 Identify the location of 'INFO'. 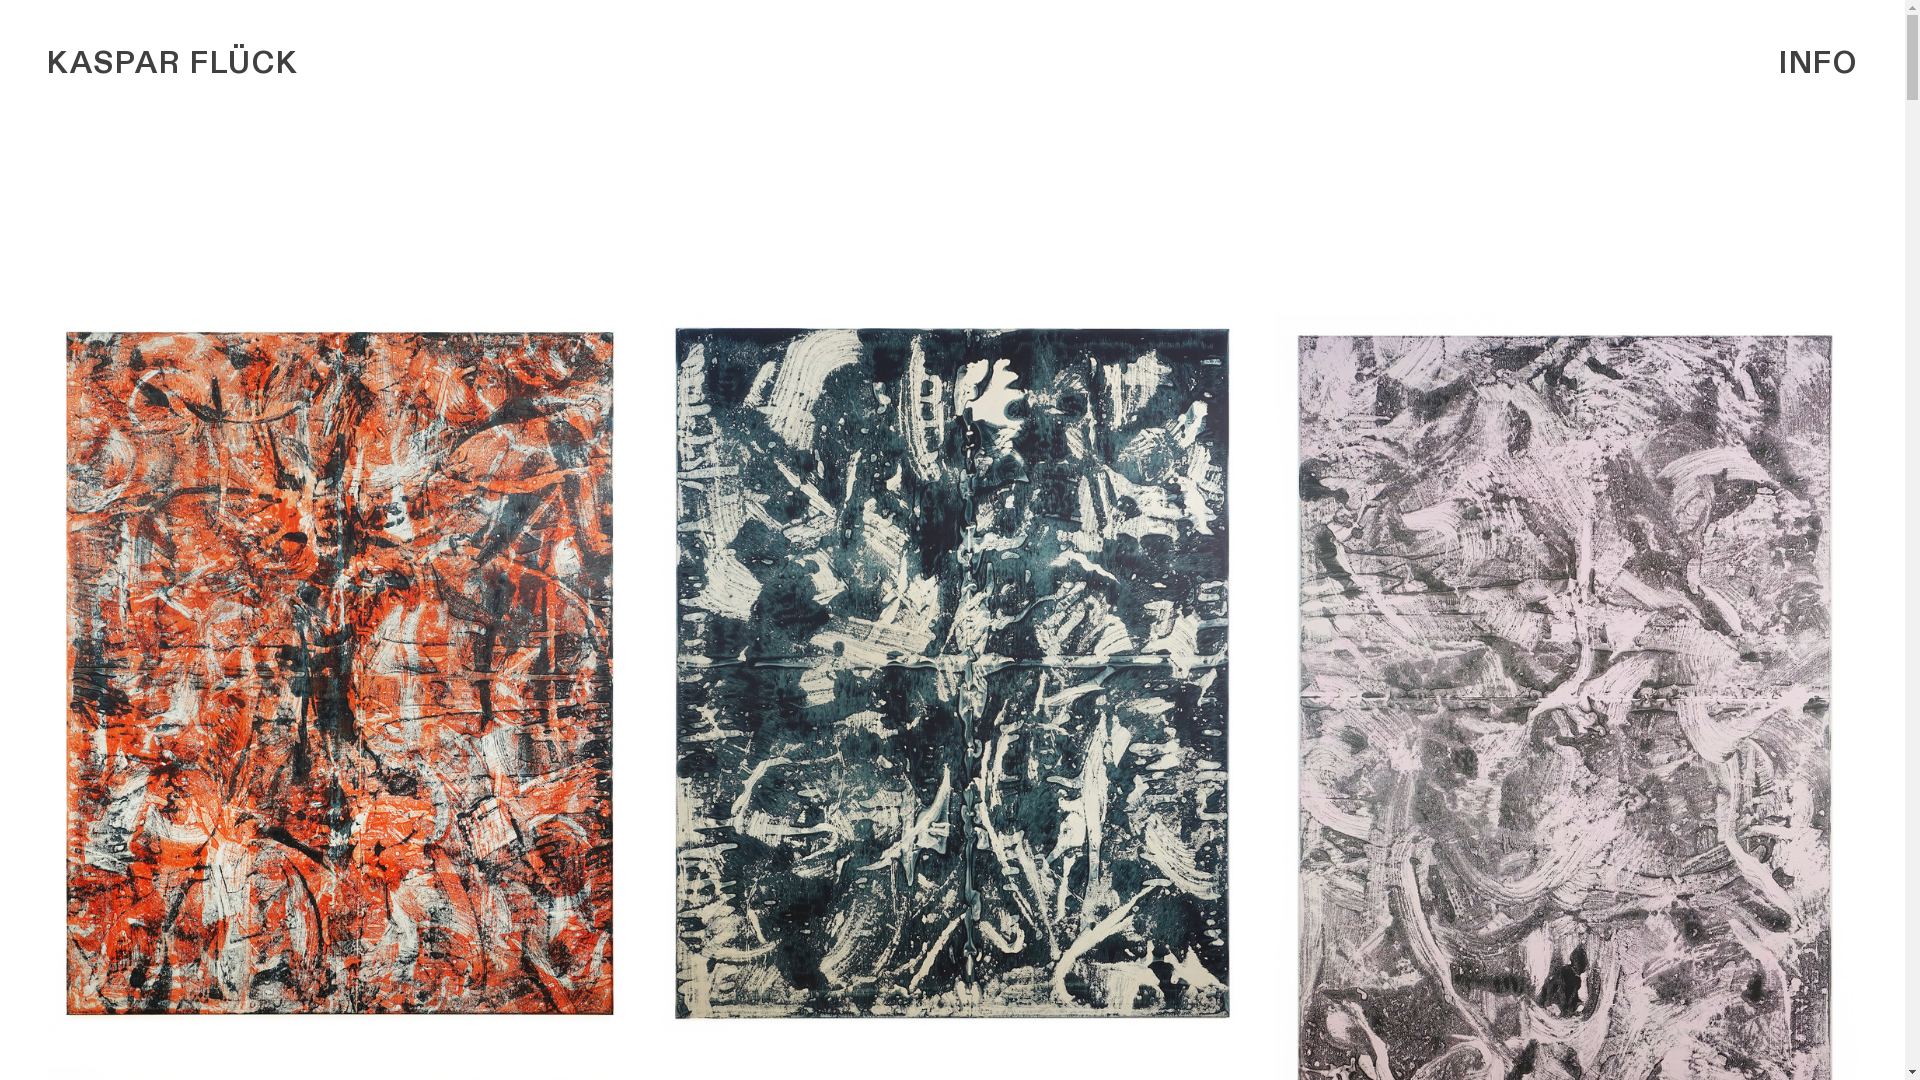
(1818, 62).